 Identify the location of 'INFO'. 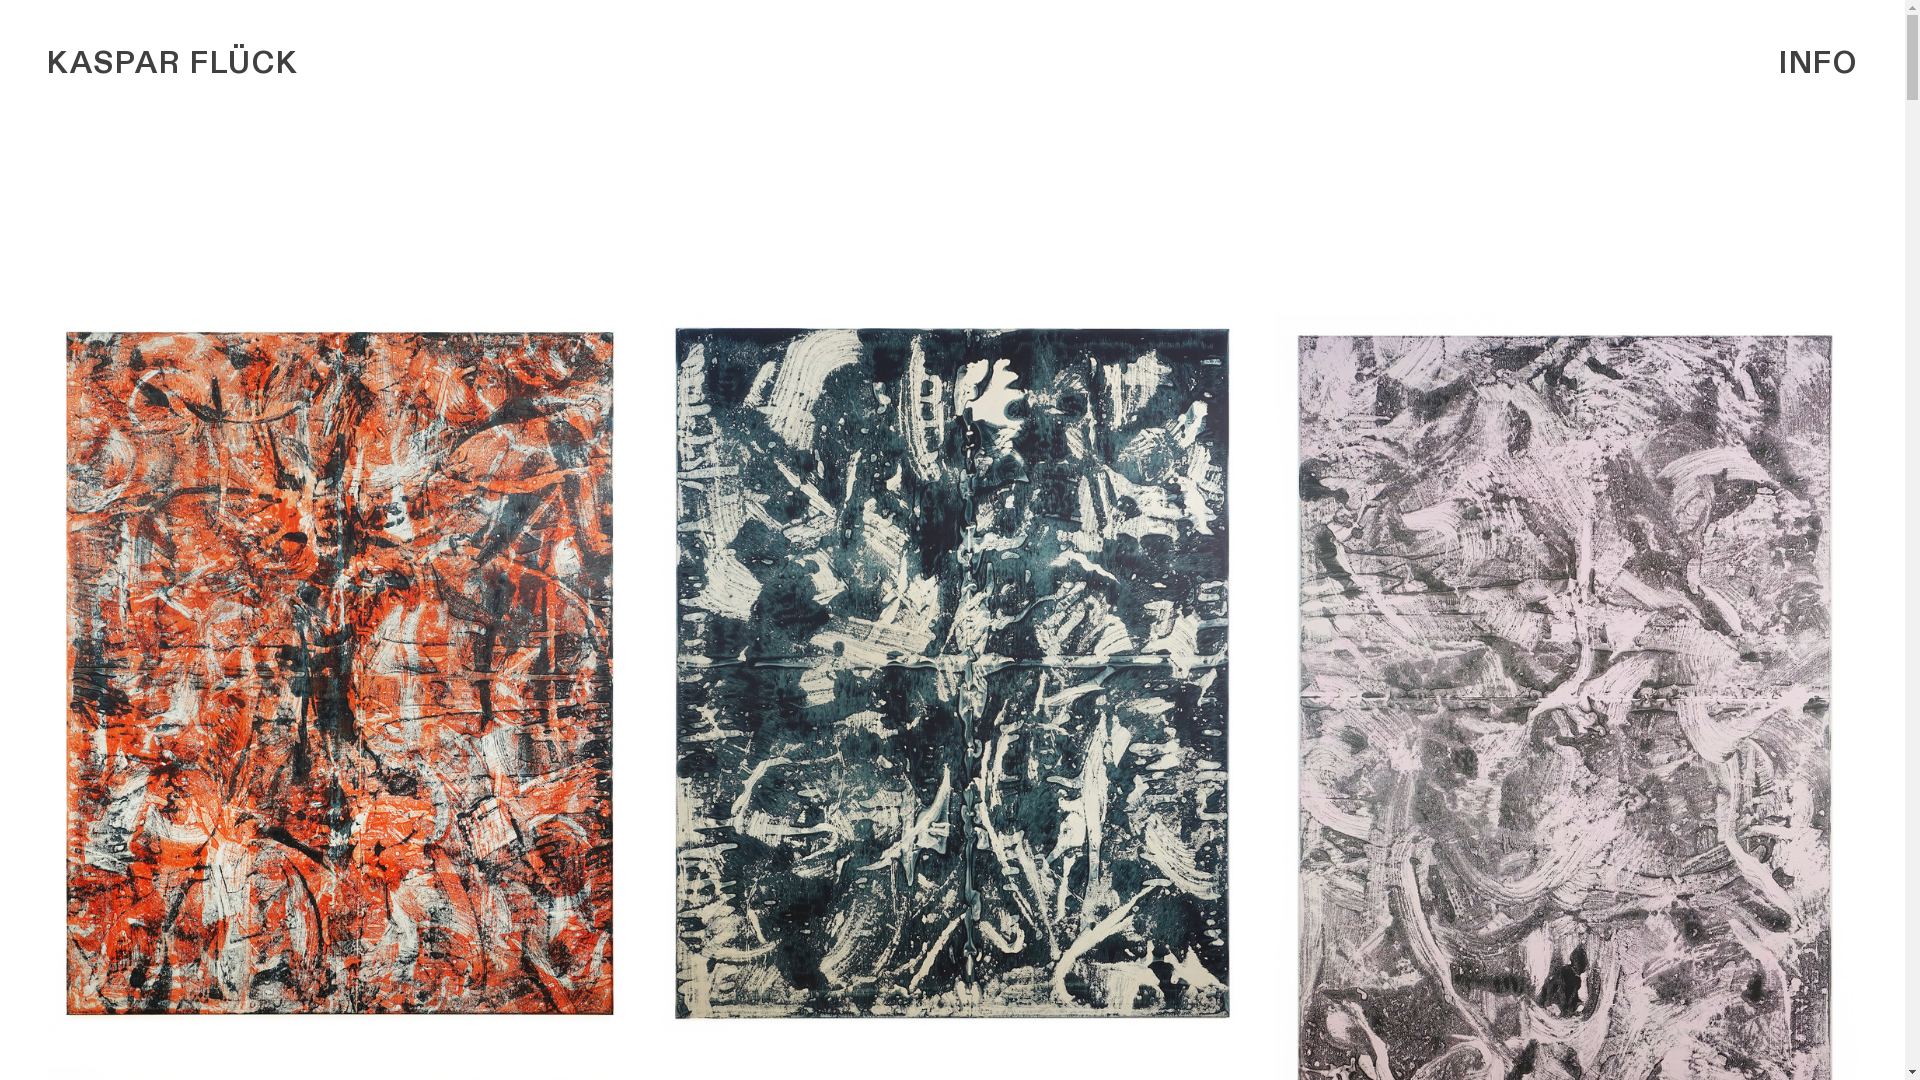
(1818, 62).